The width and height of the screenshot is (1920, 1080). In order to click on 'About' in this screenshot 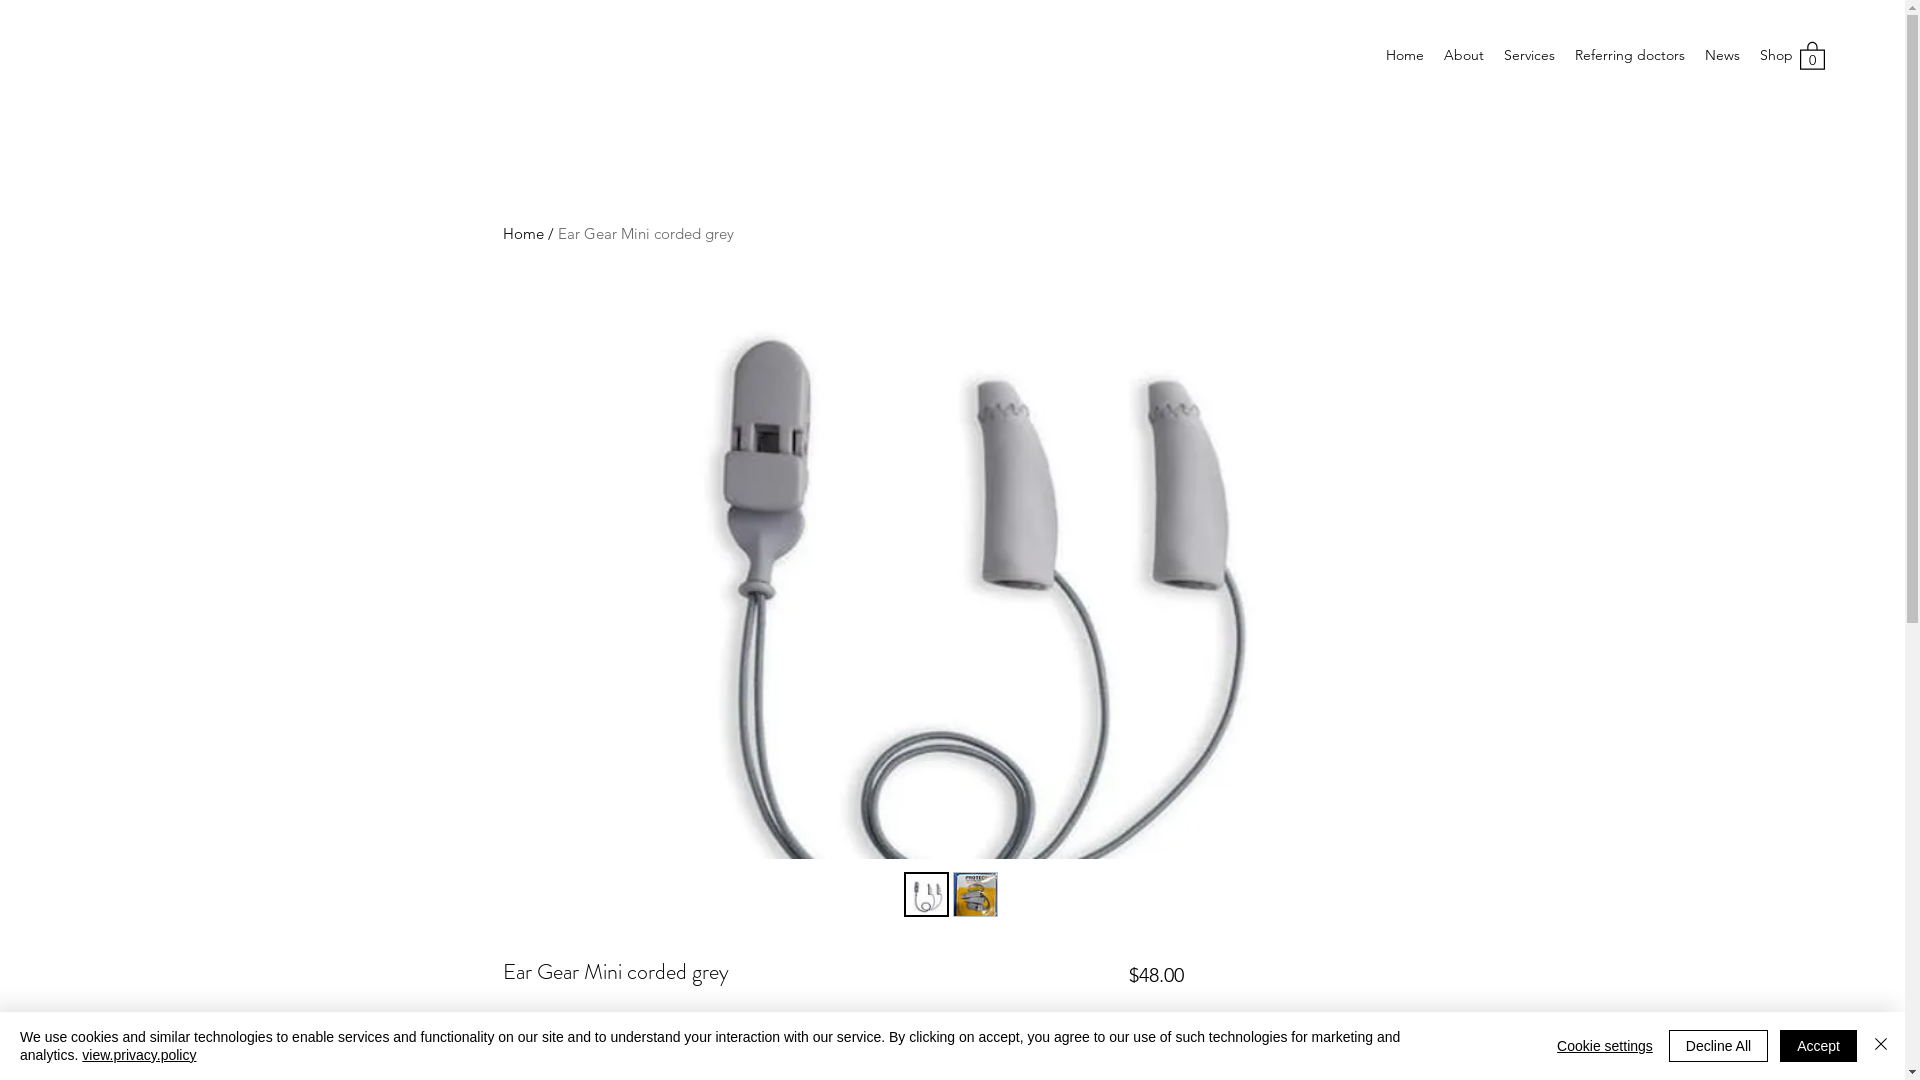, I will do `click(1464, 53)`.